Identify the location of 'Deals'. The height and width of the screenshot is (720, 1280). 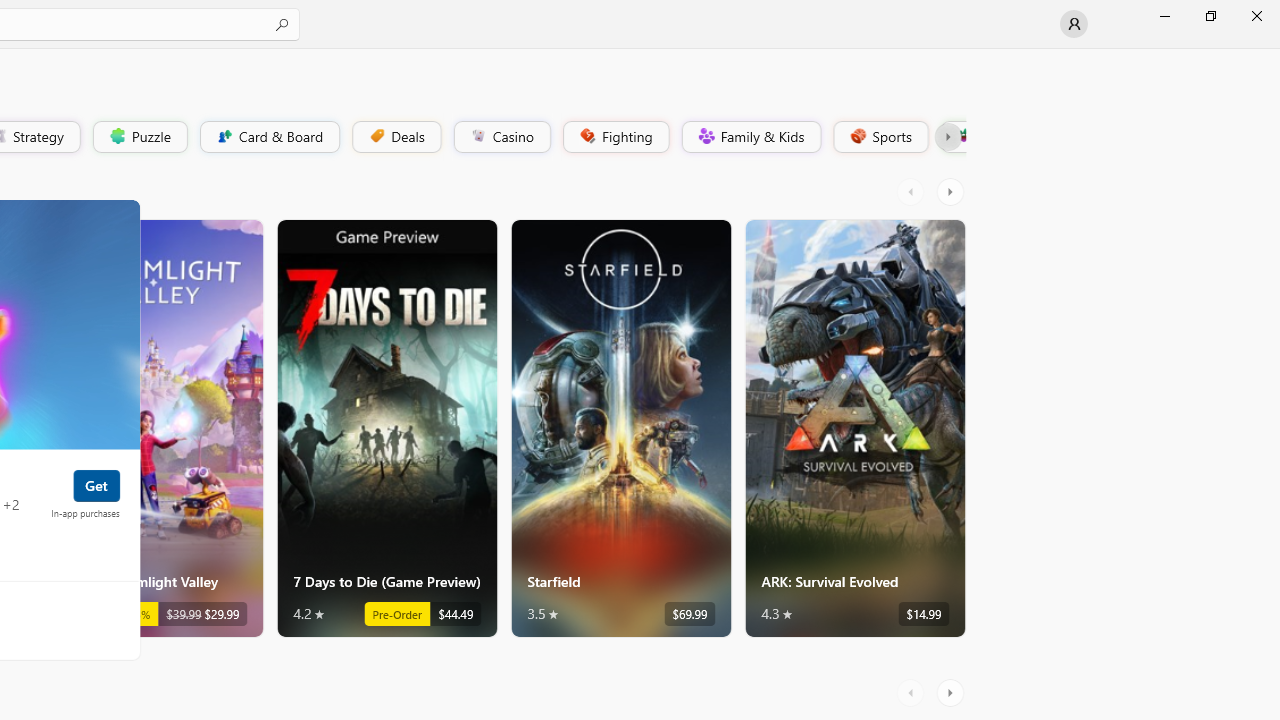
(395, 135).